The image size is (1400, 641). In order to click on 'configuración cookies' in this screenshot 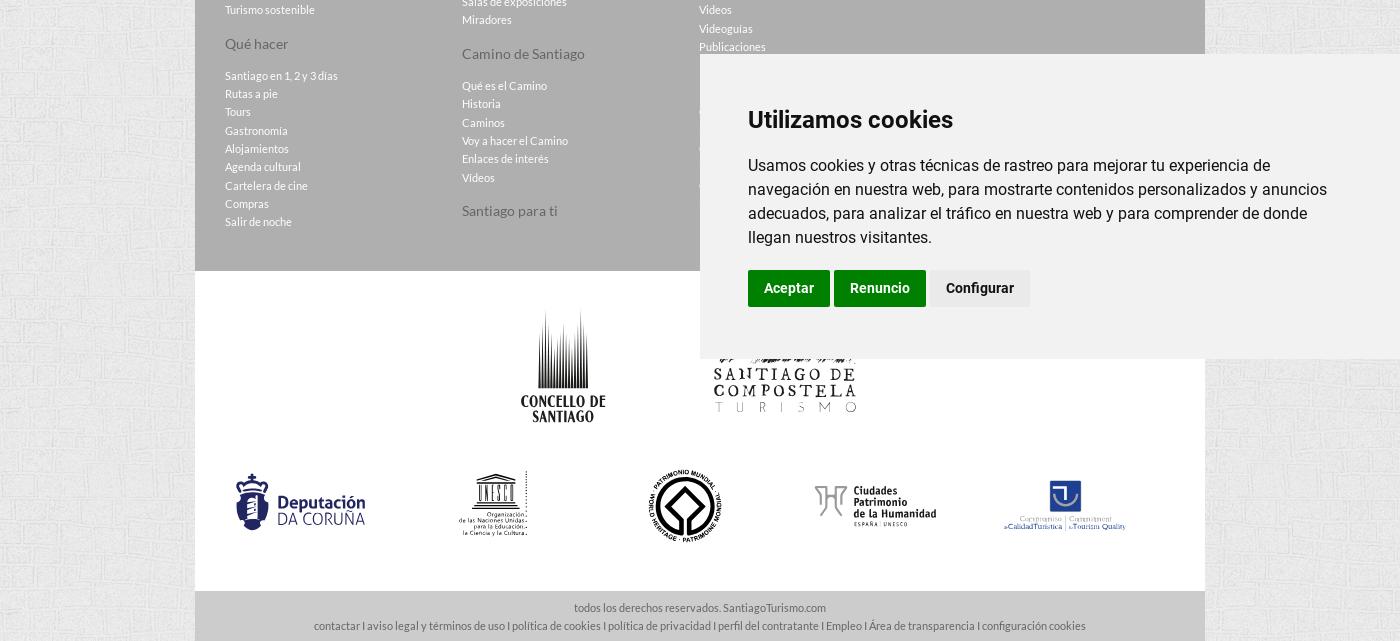, I will do `click(1034, 624)`.